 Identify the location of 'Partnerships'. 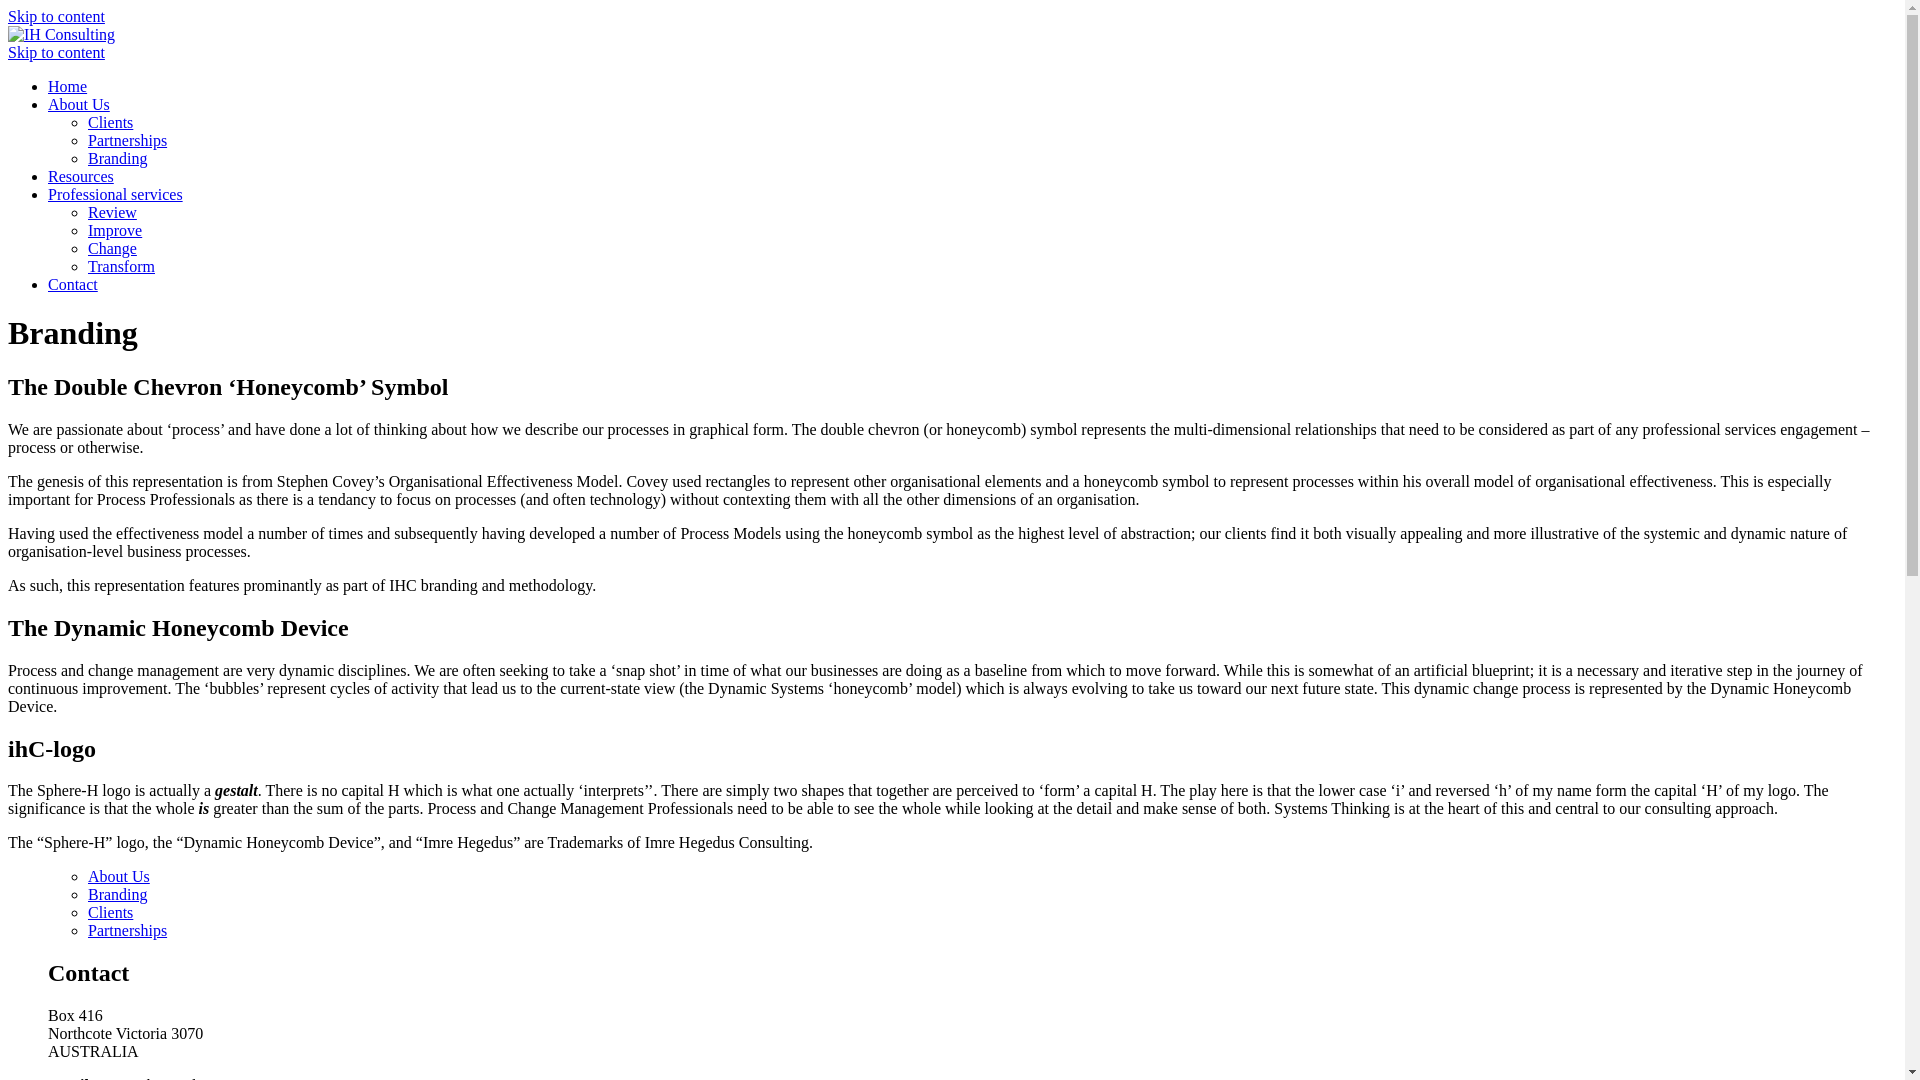
(86, 139).